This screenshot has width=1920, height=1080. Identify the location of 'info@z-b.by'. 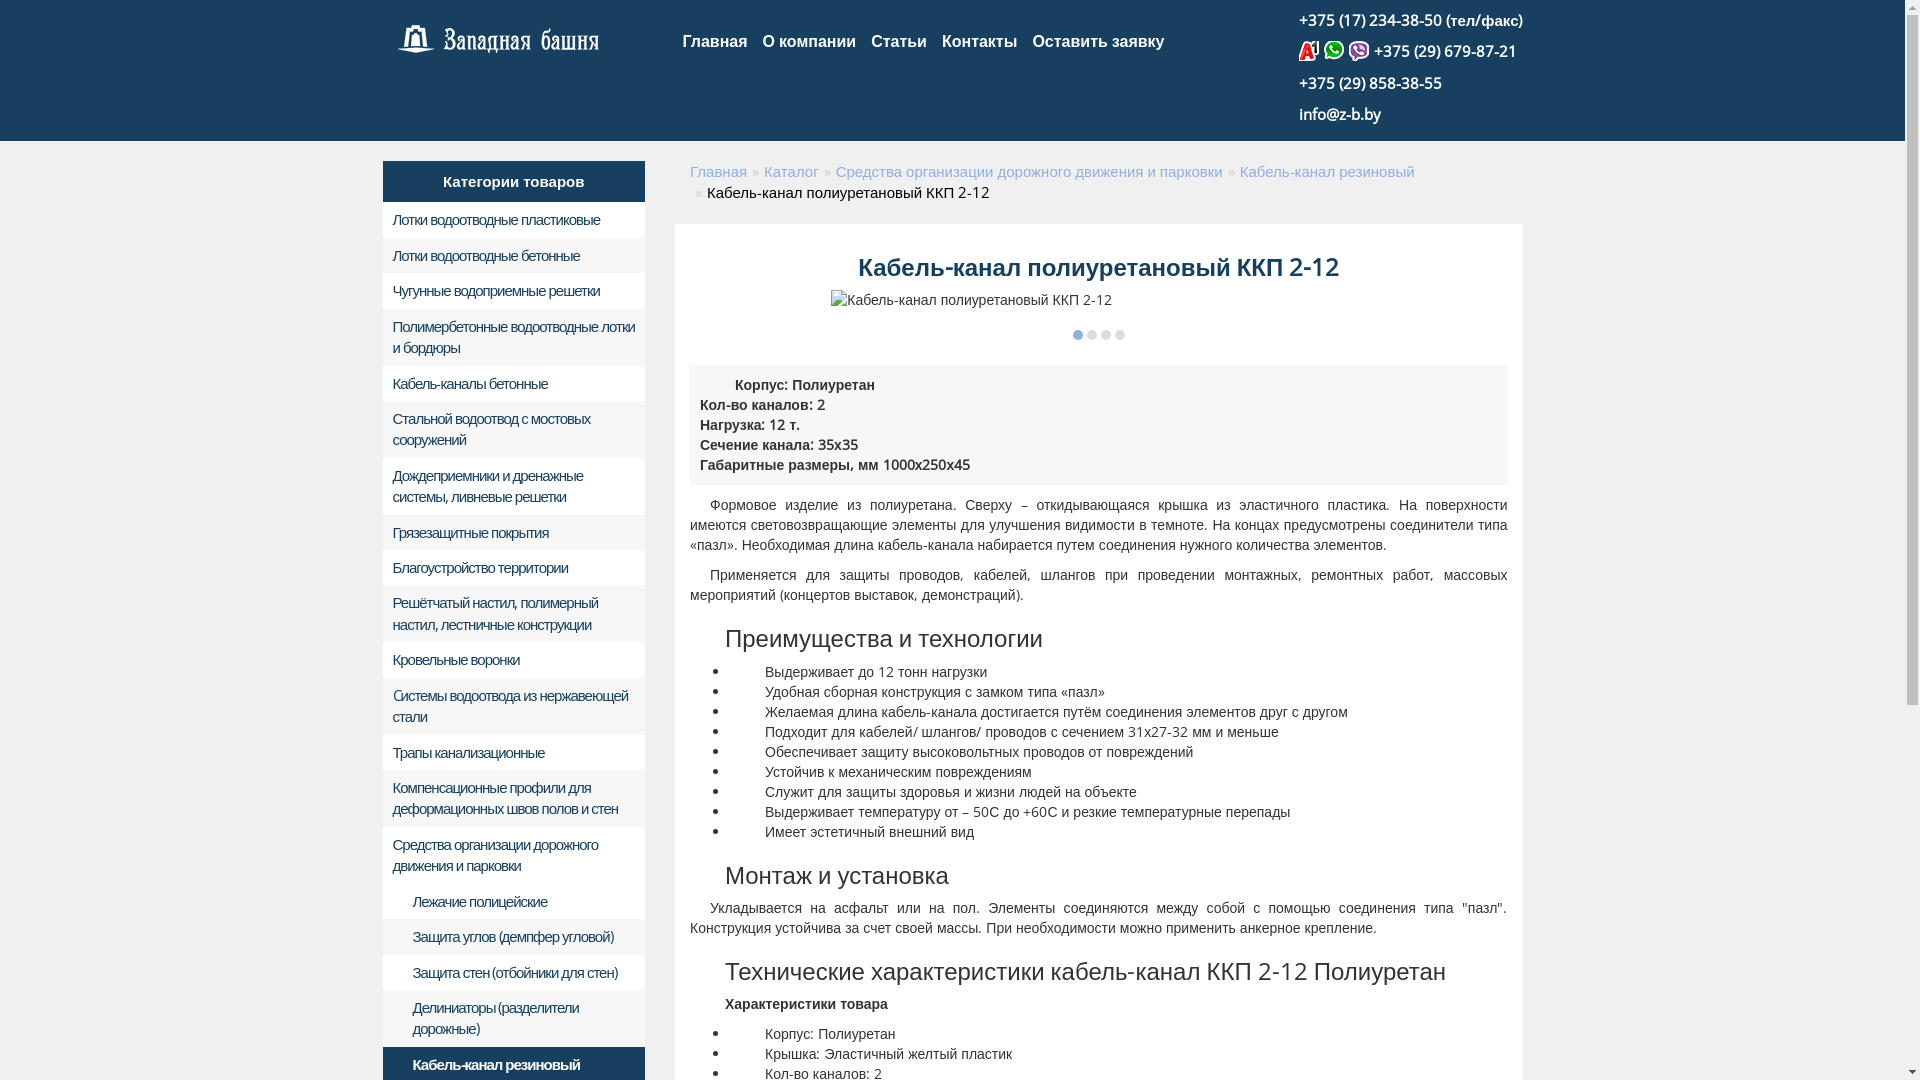
(1339, 114).